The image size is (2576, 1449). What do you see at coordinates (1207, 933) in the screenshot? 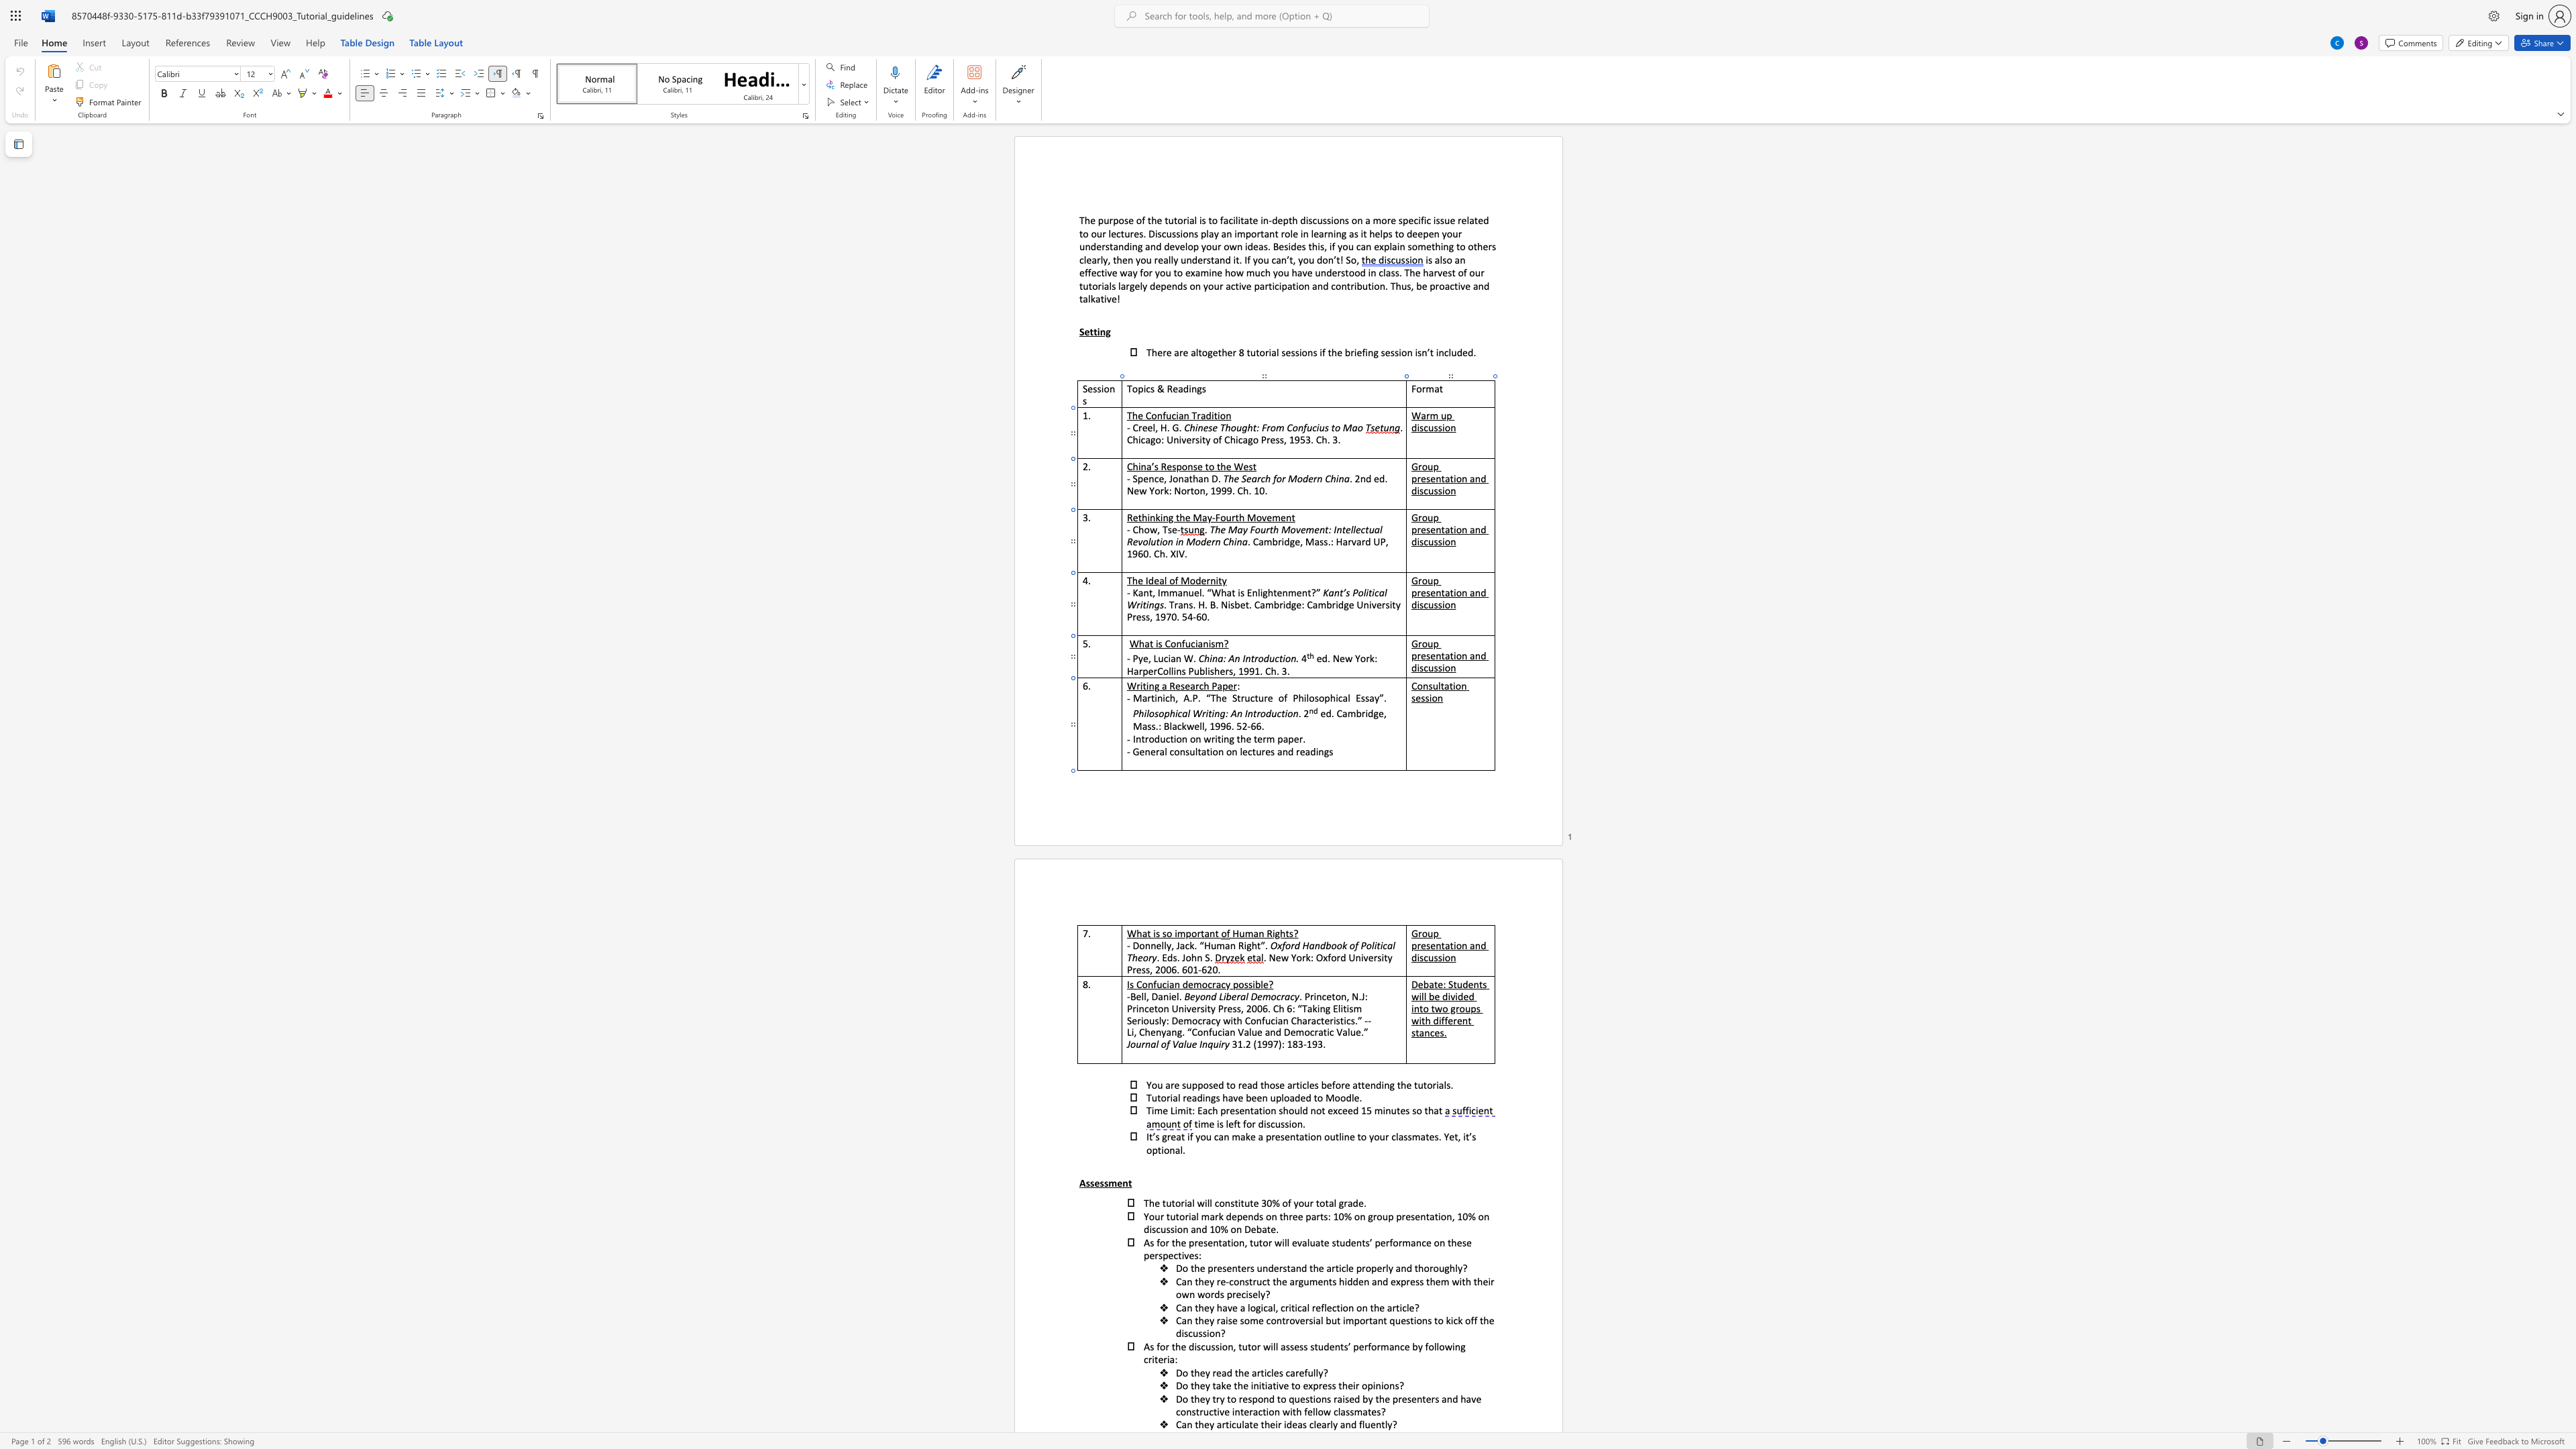
I see `the 2th character "a" in the text` at bounding box center [1207, 933].